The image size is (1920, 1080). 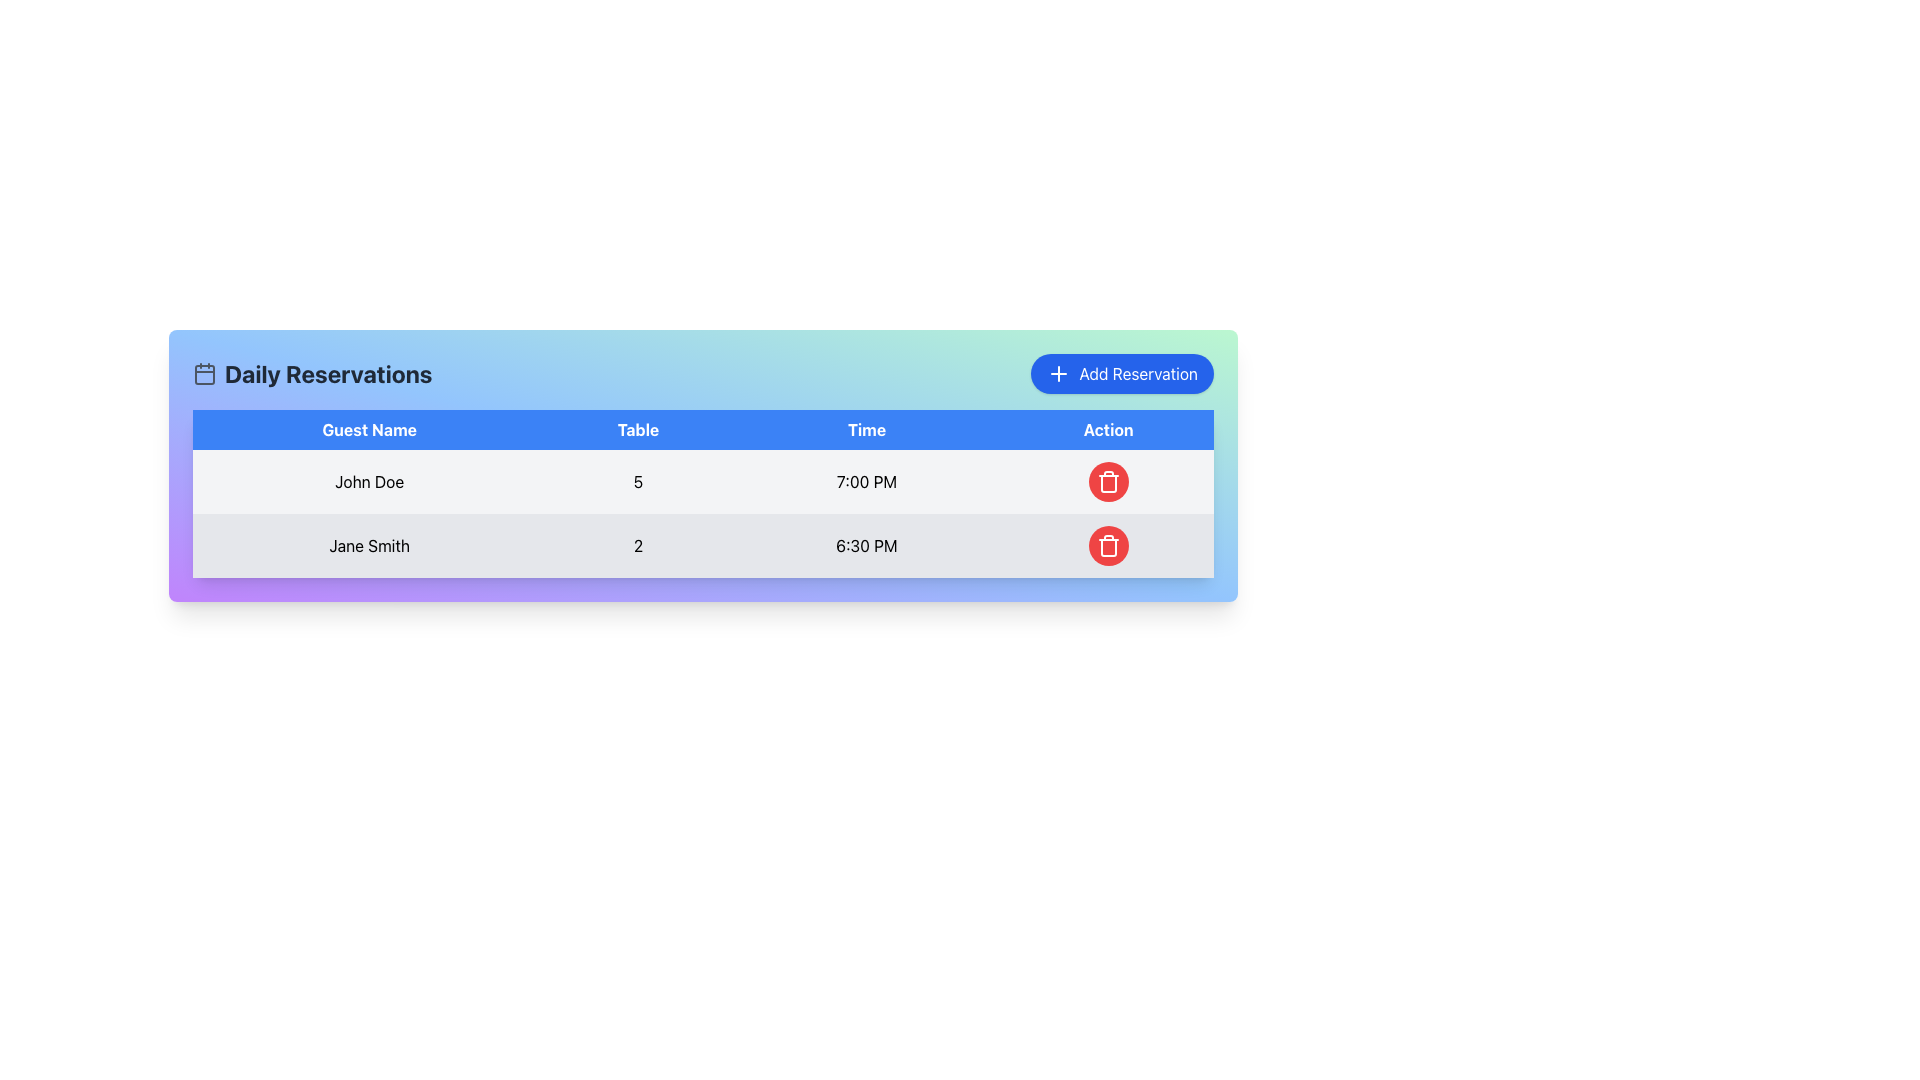 I want to click on the static text displaying the table number for the reservation belonging to 'Jane Smith', located in the second cell under the 'Table' column, so click(x=637, y=546).